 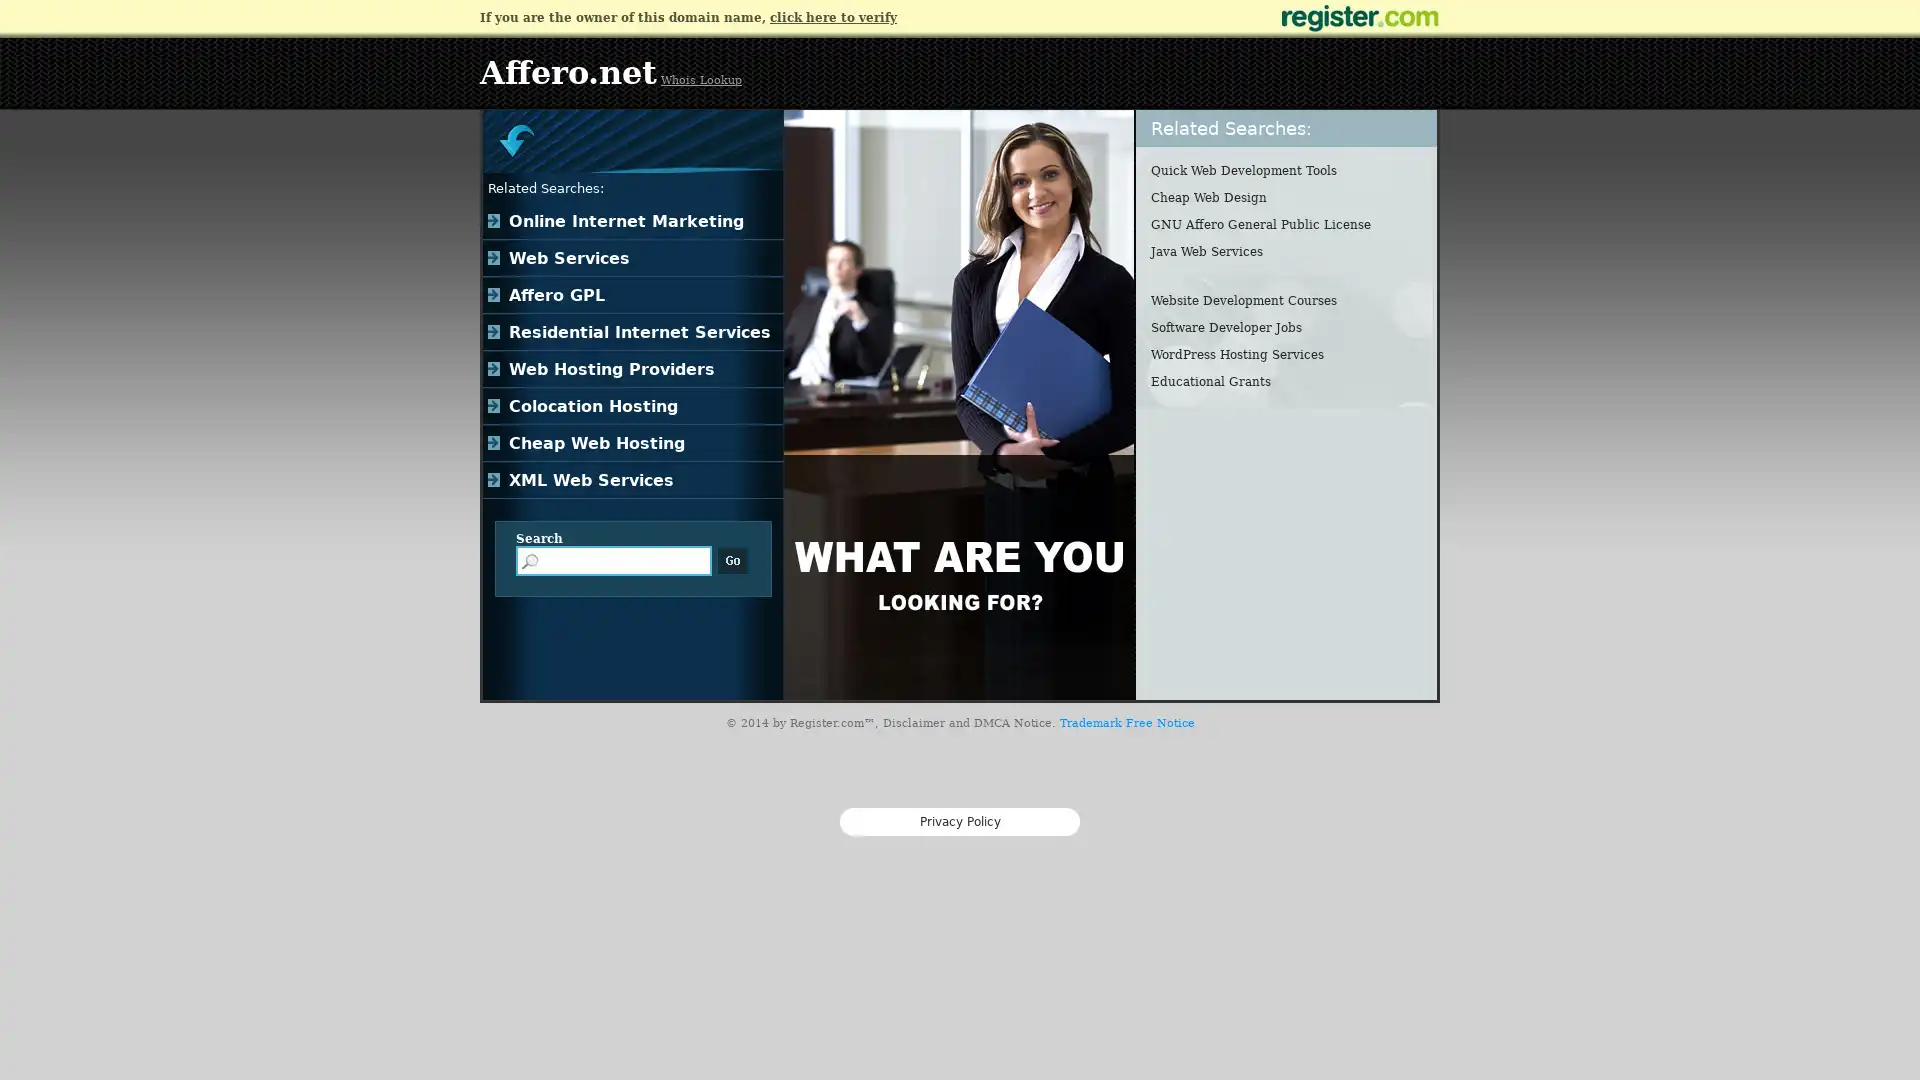 I want to click on Go, so click(x=732, y=560).